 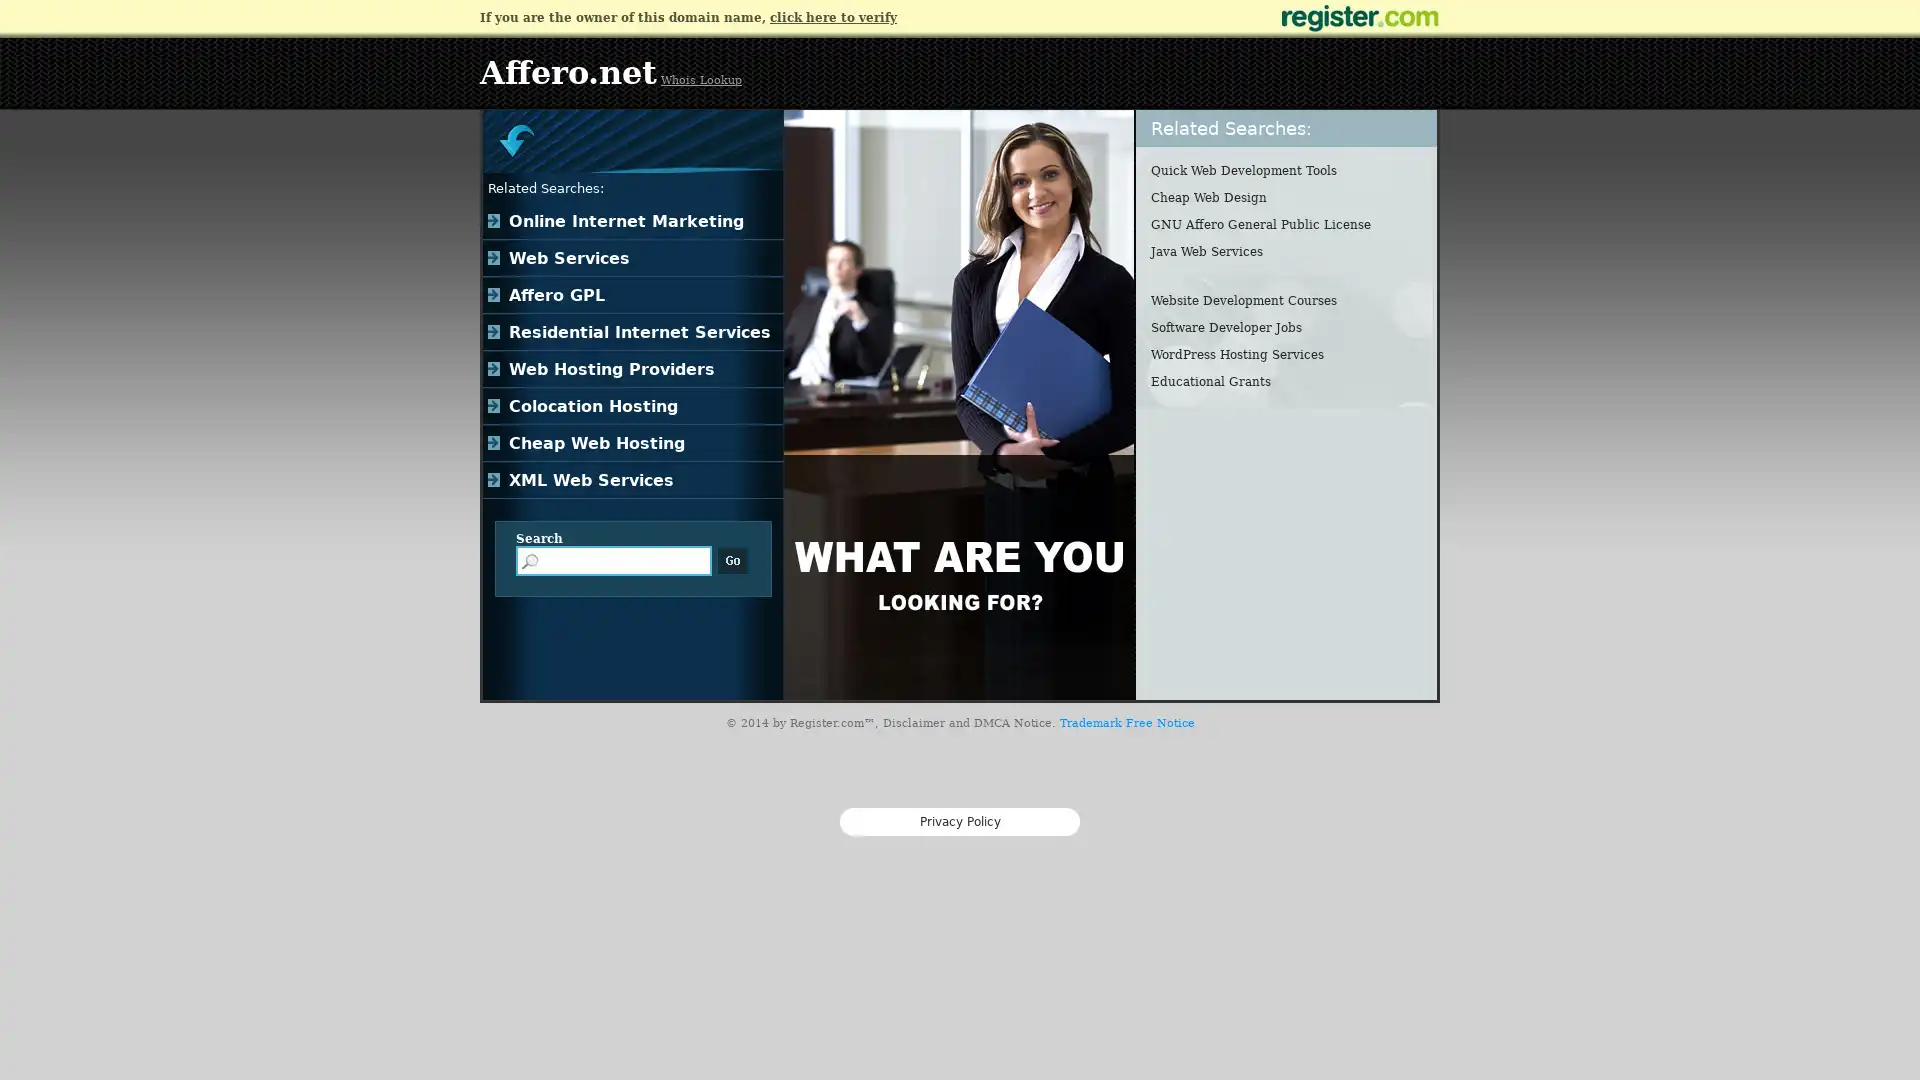 I want to click on Go, so click(x=732, y=560).